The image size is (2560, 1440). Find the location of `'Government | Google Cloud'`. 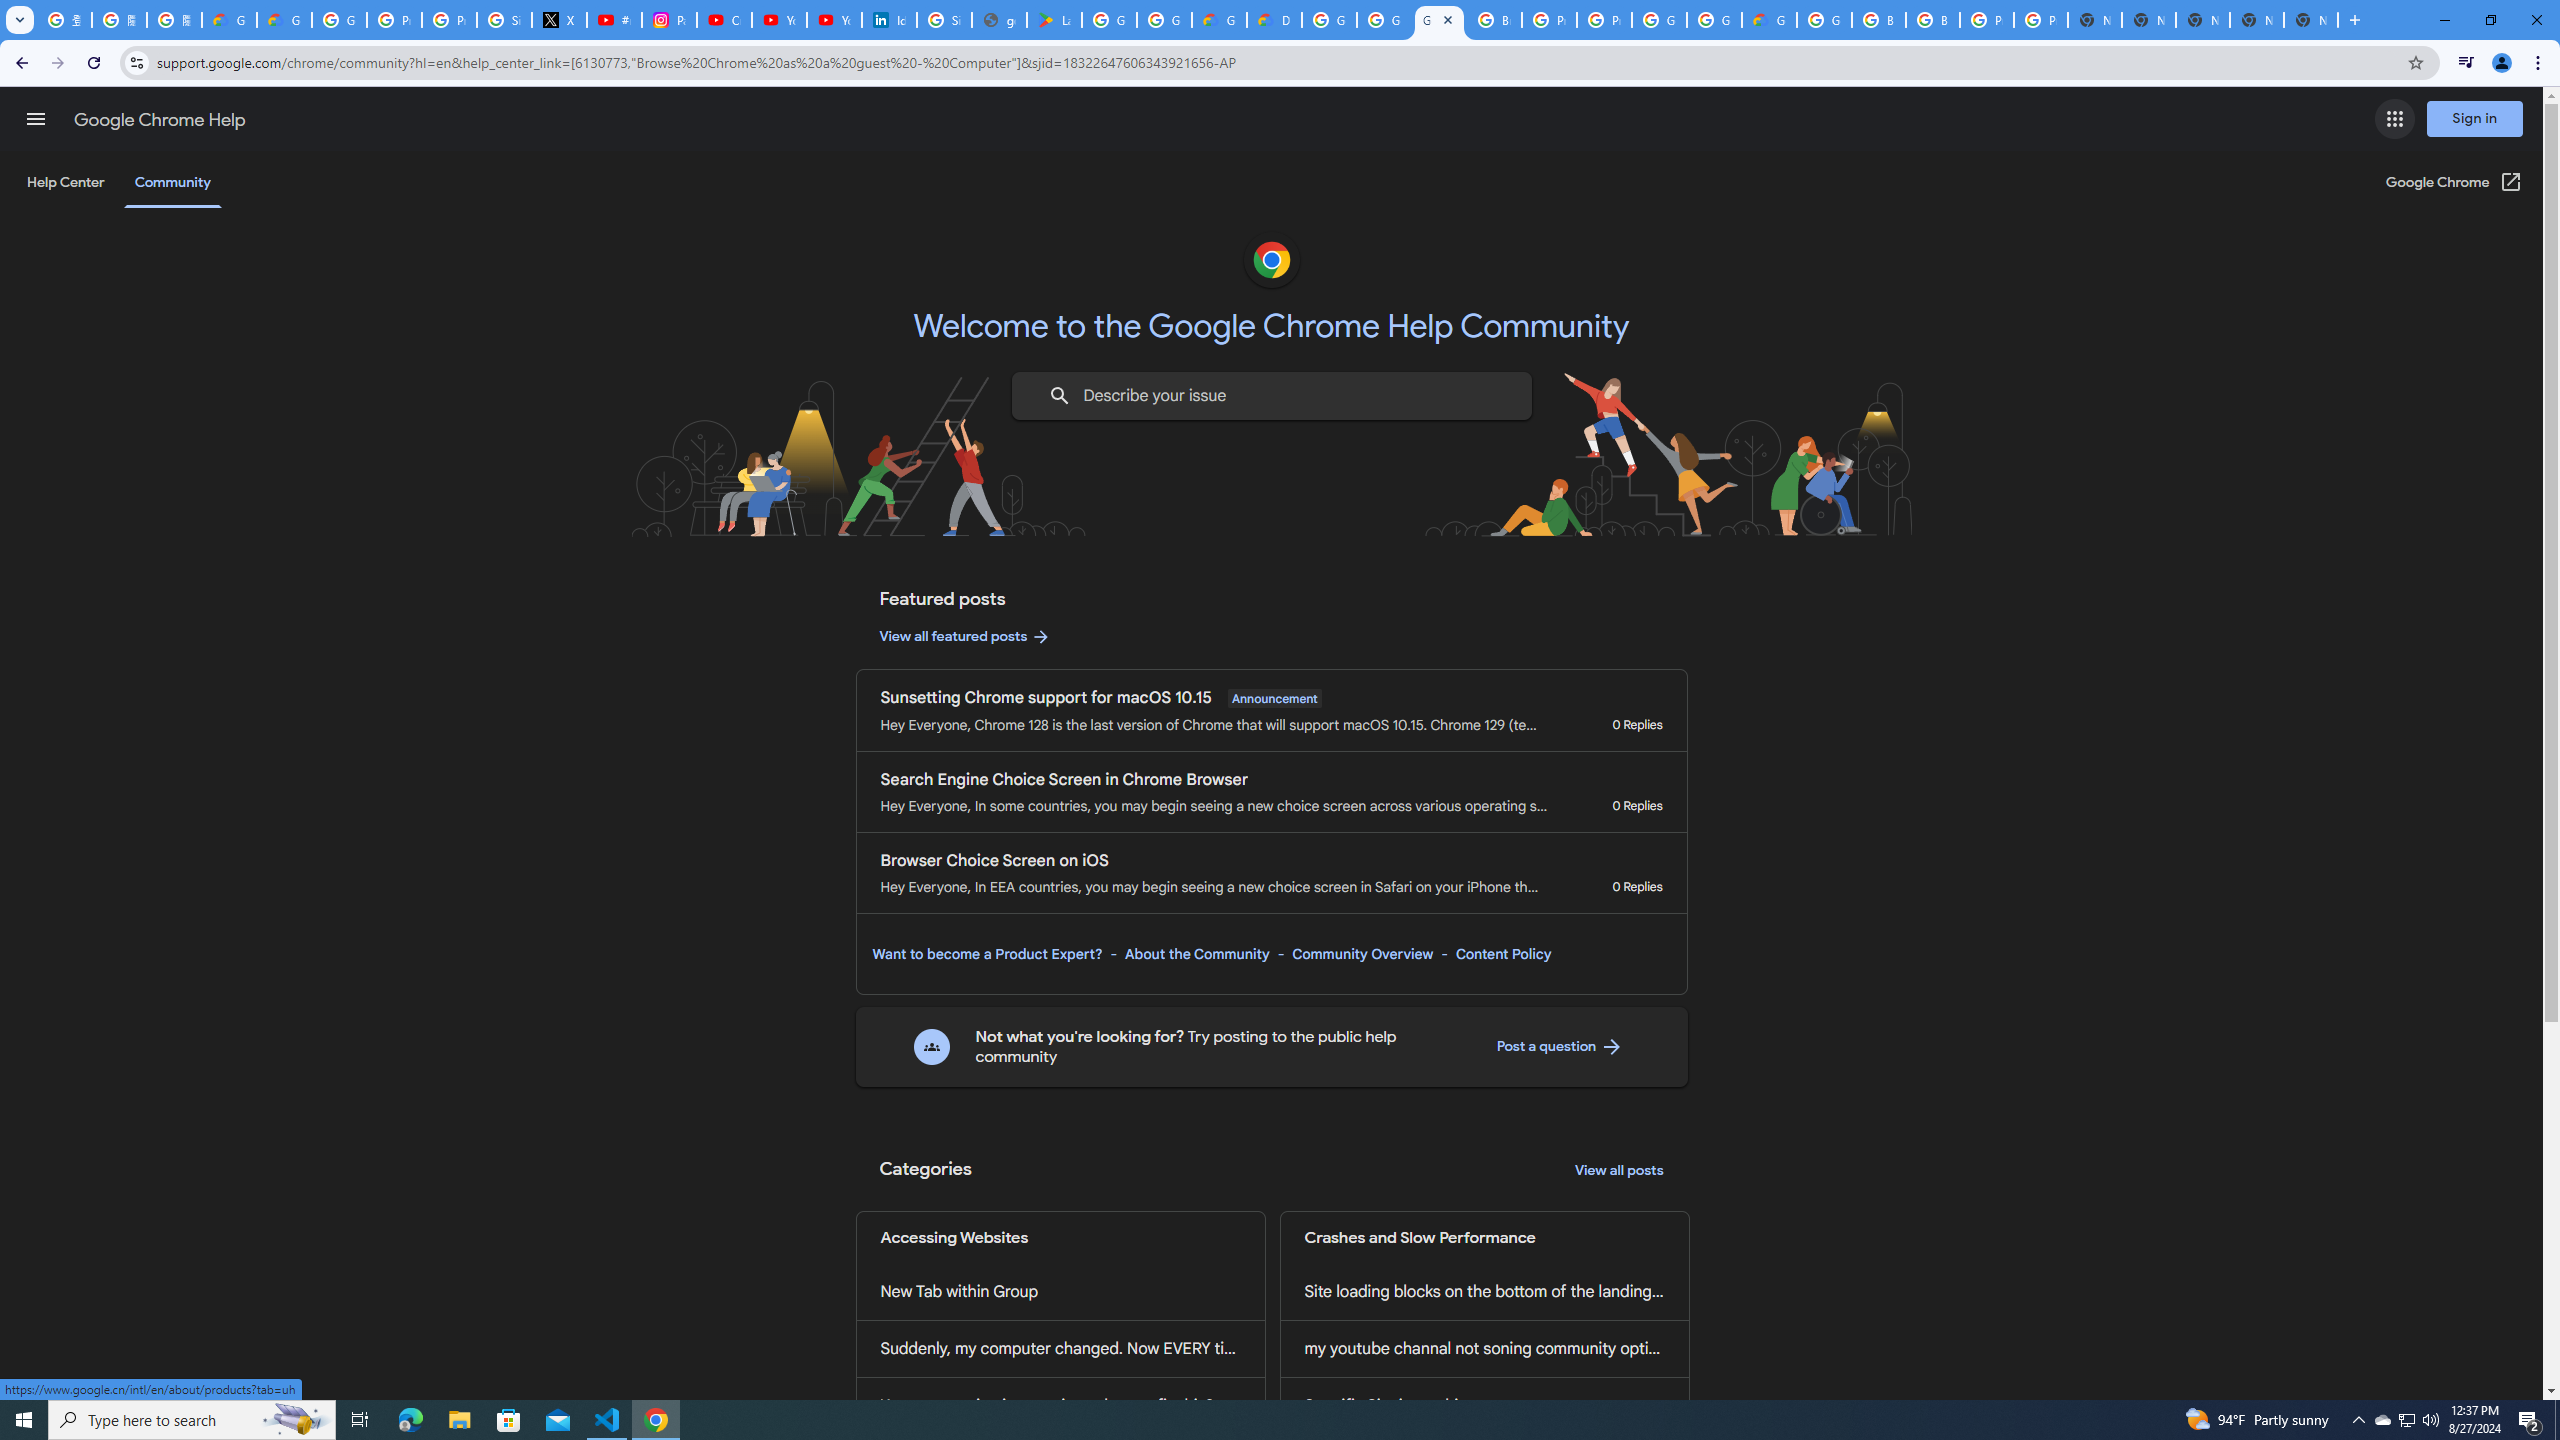

'Government | Google Cloud' is located at coordinates (1218, 19).